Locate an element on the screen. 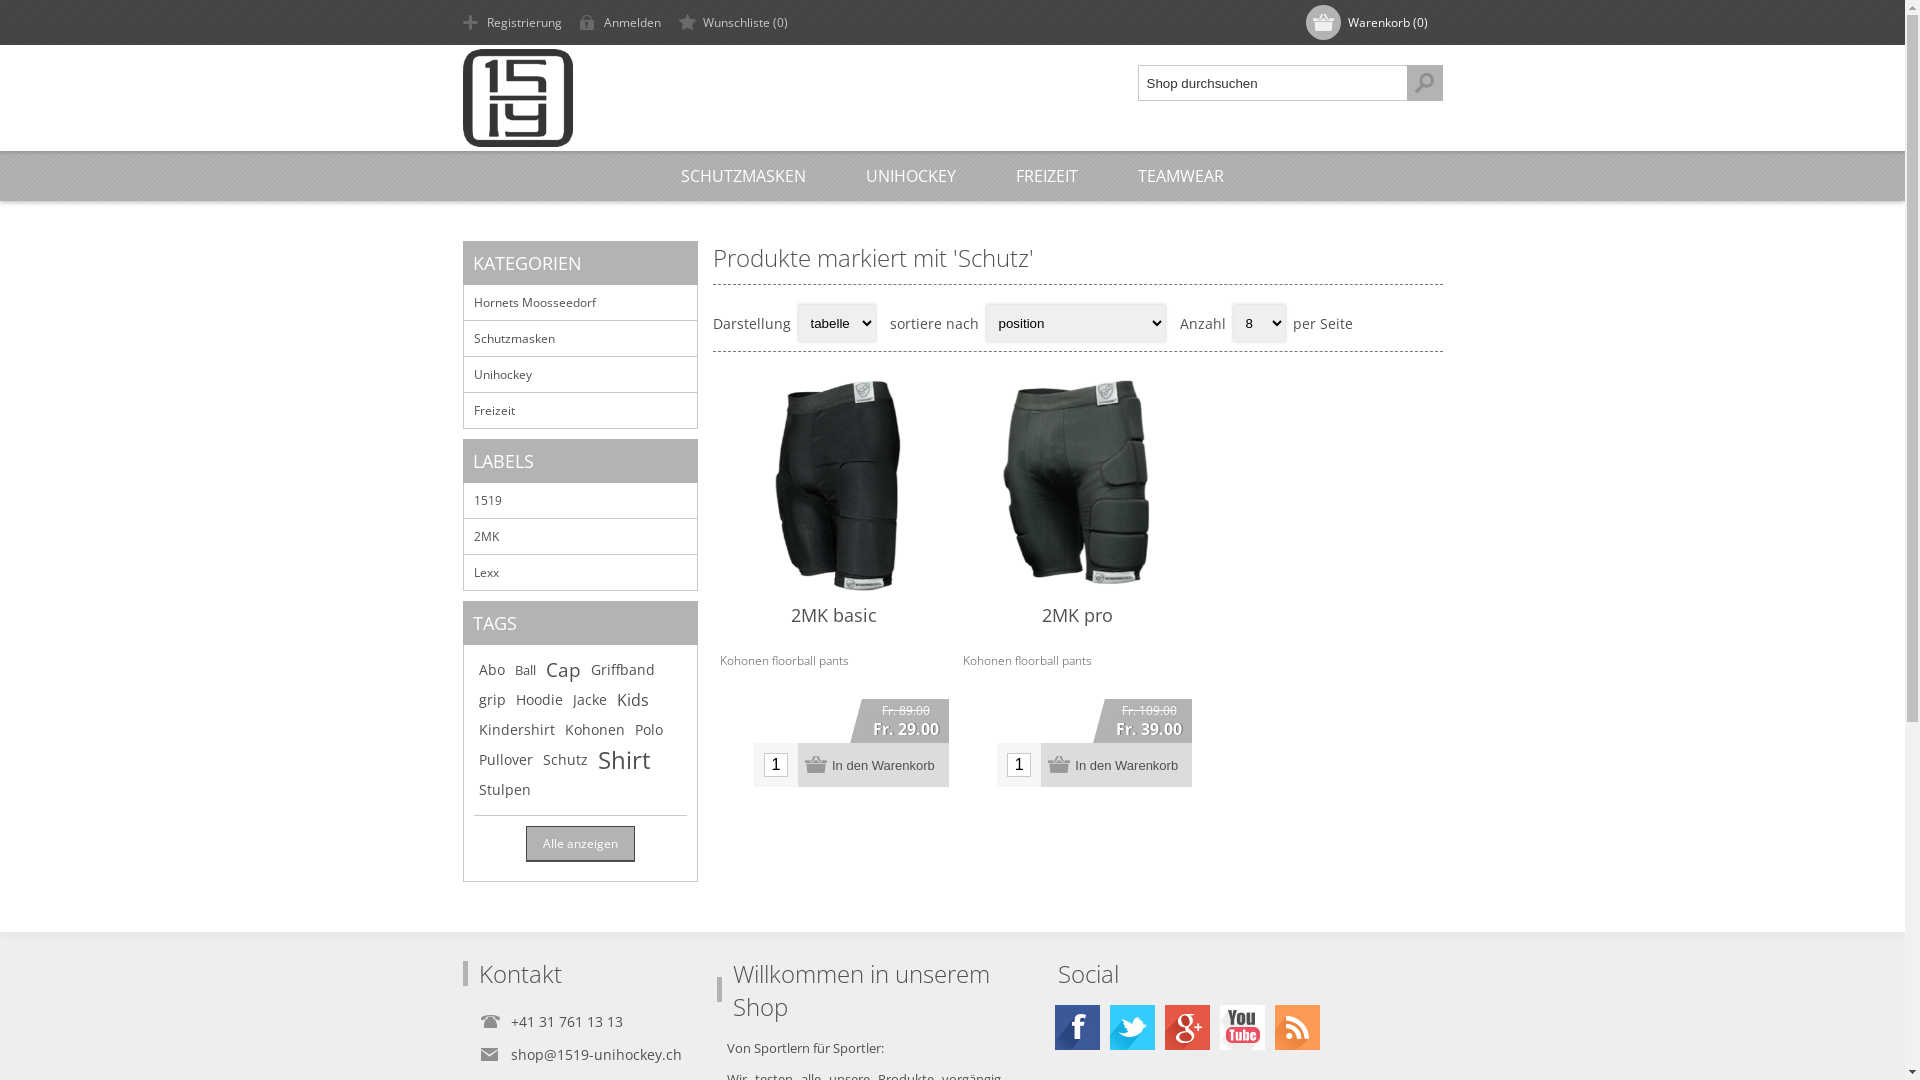  'Lexx' is located at coordinates (579, 571).